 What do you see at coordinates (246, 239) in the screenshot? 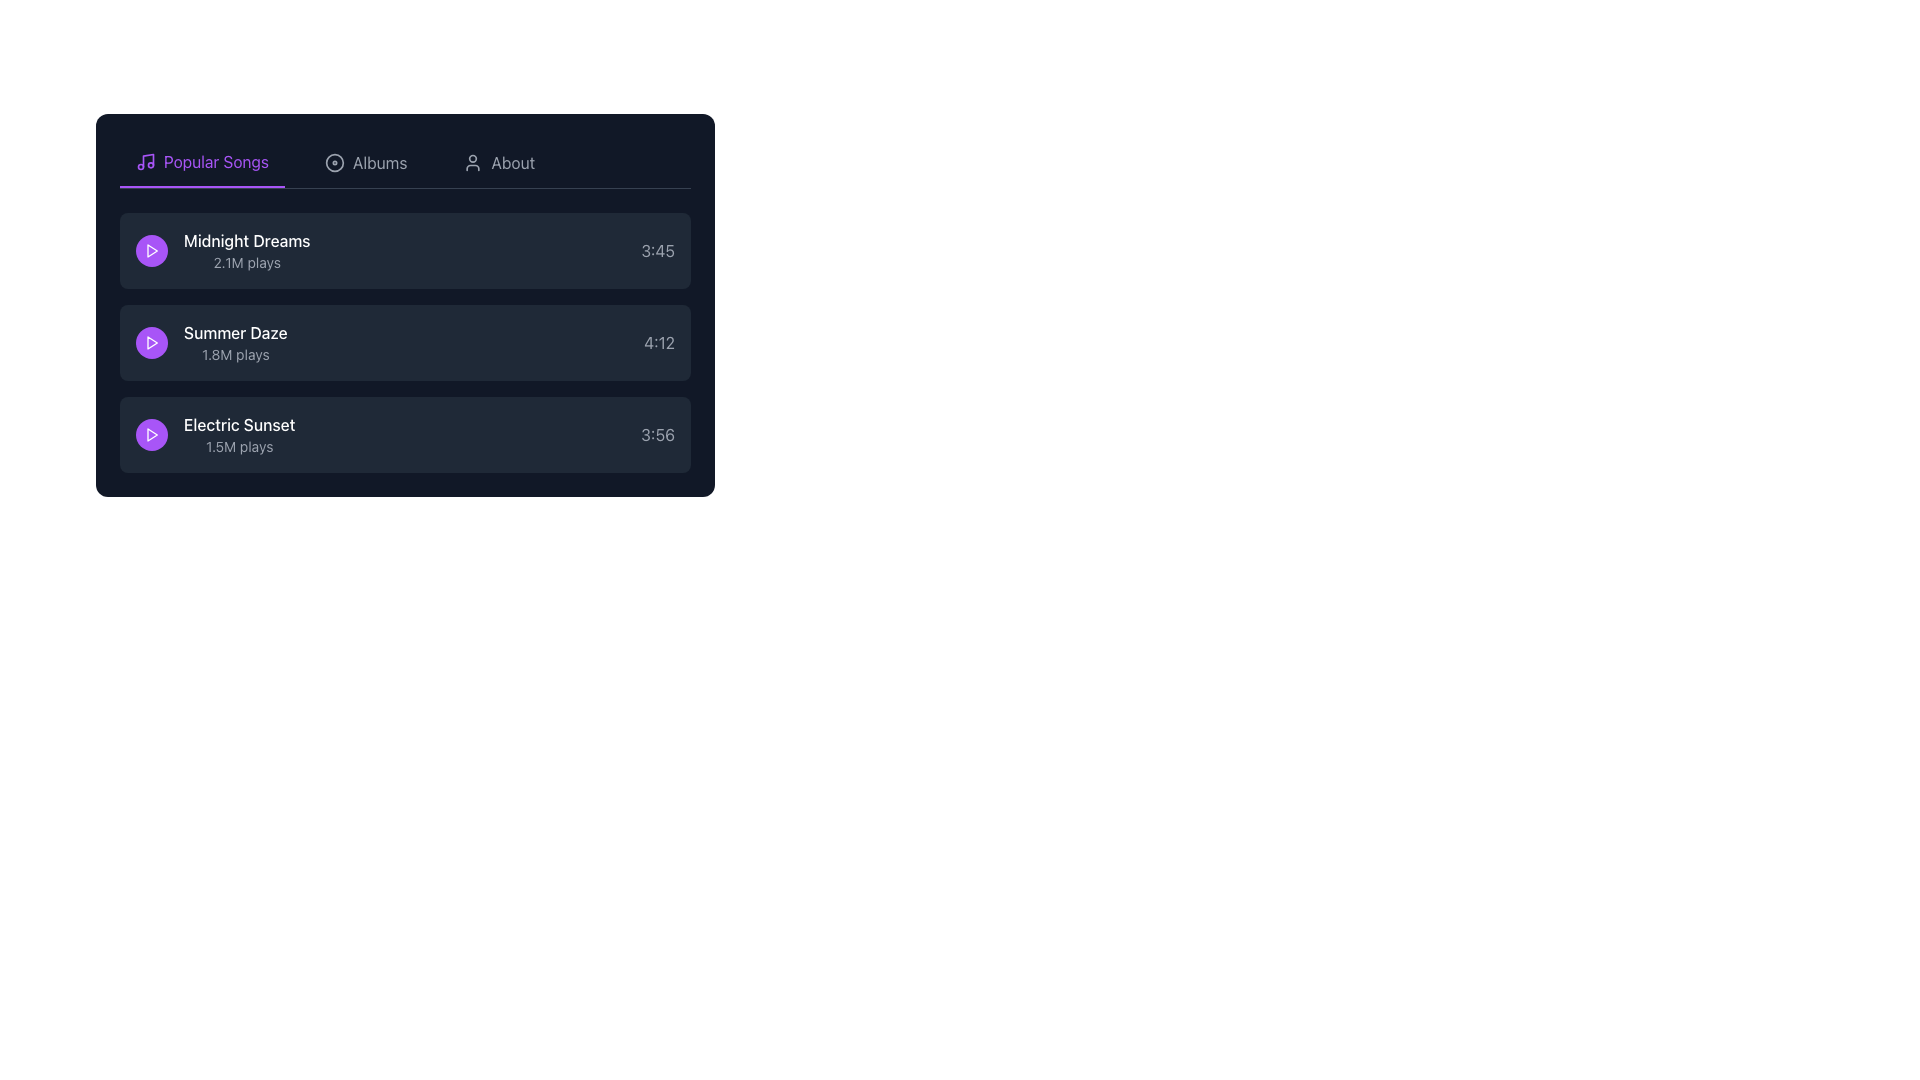
I see `text label displaying the track name 'Midnight Dreams', which is located in the first row of a vertical list of songs, positioned to the left of the play button icon` at bounding box center [246, 239].